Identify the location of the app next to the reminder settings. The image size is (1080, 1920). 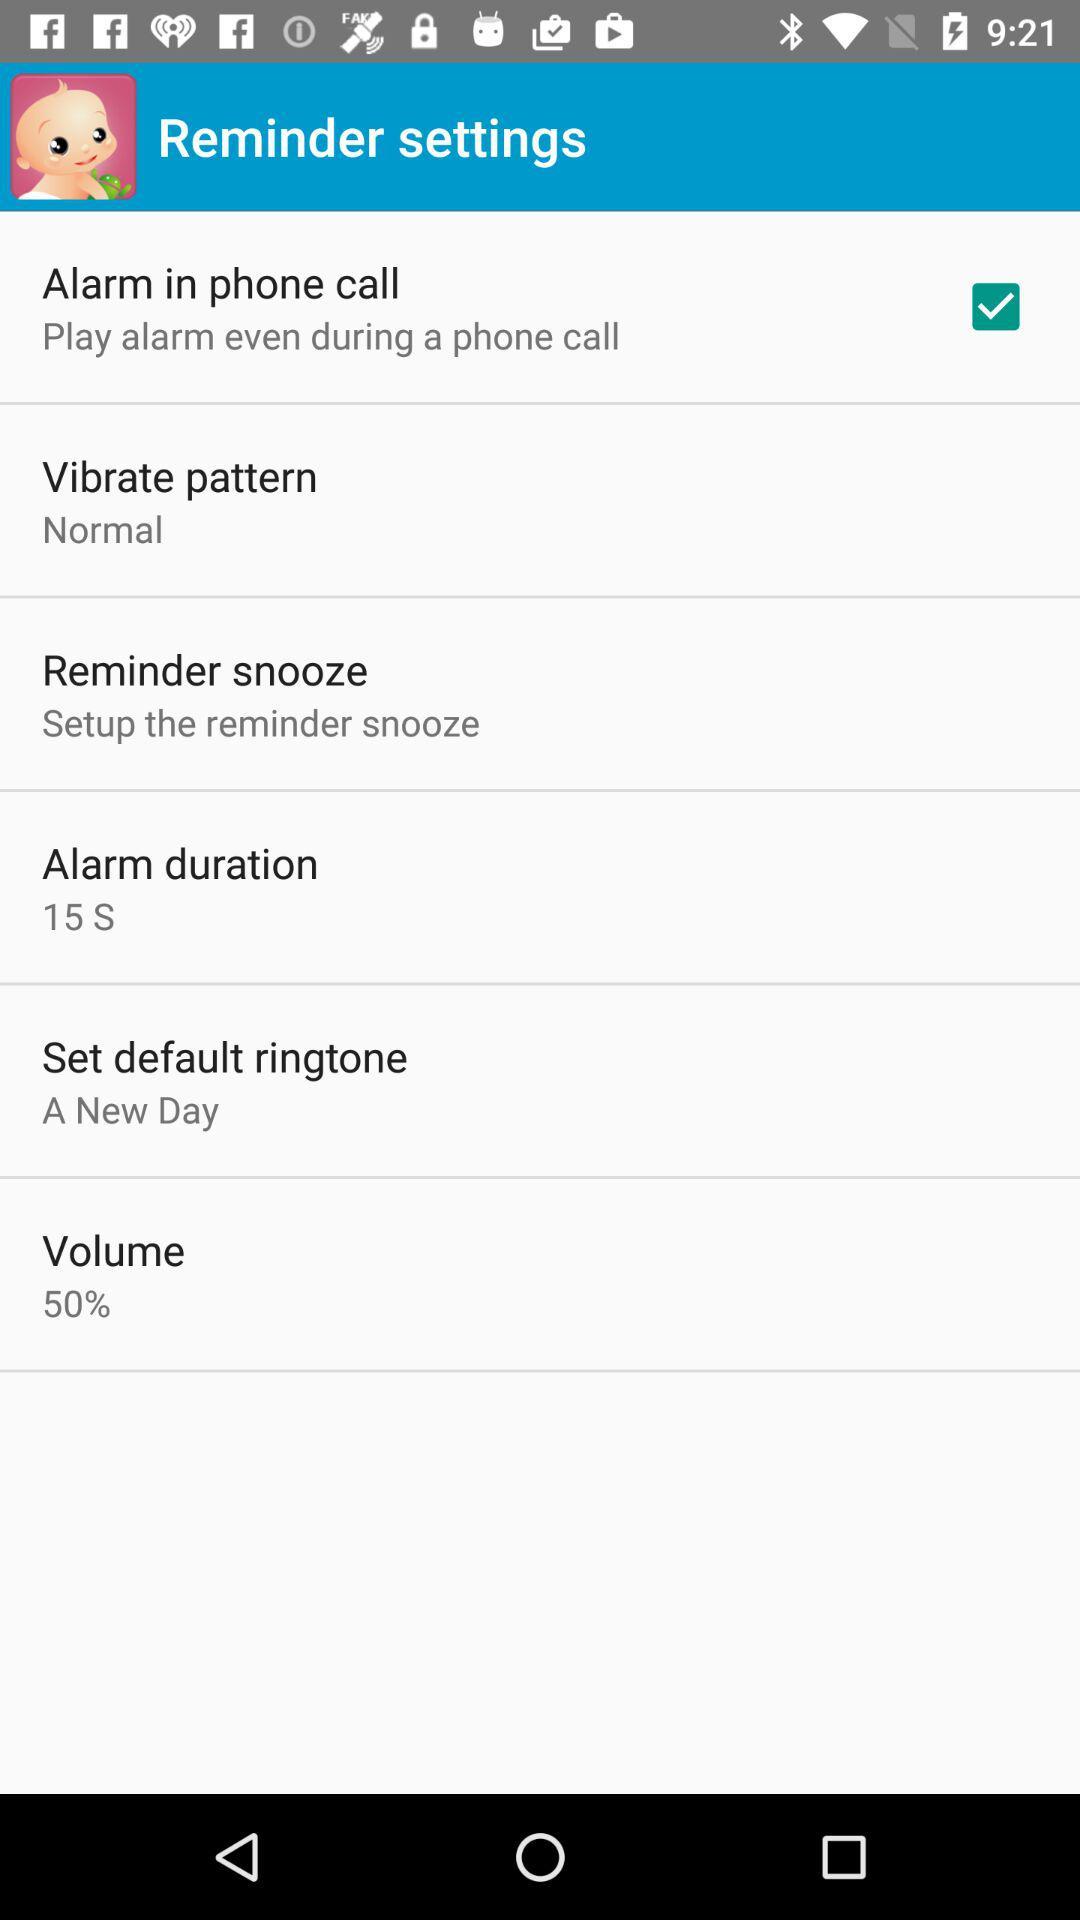
(72, 135).